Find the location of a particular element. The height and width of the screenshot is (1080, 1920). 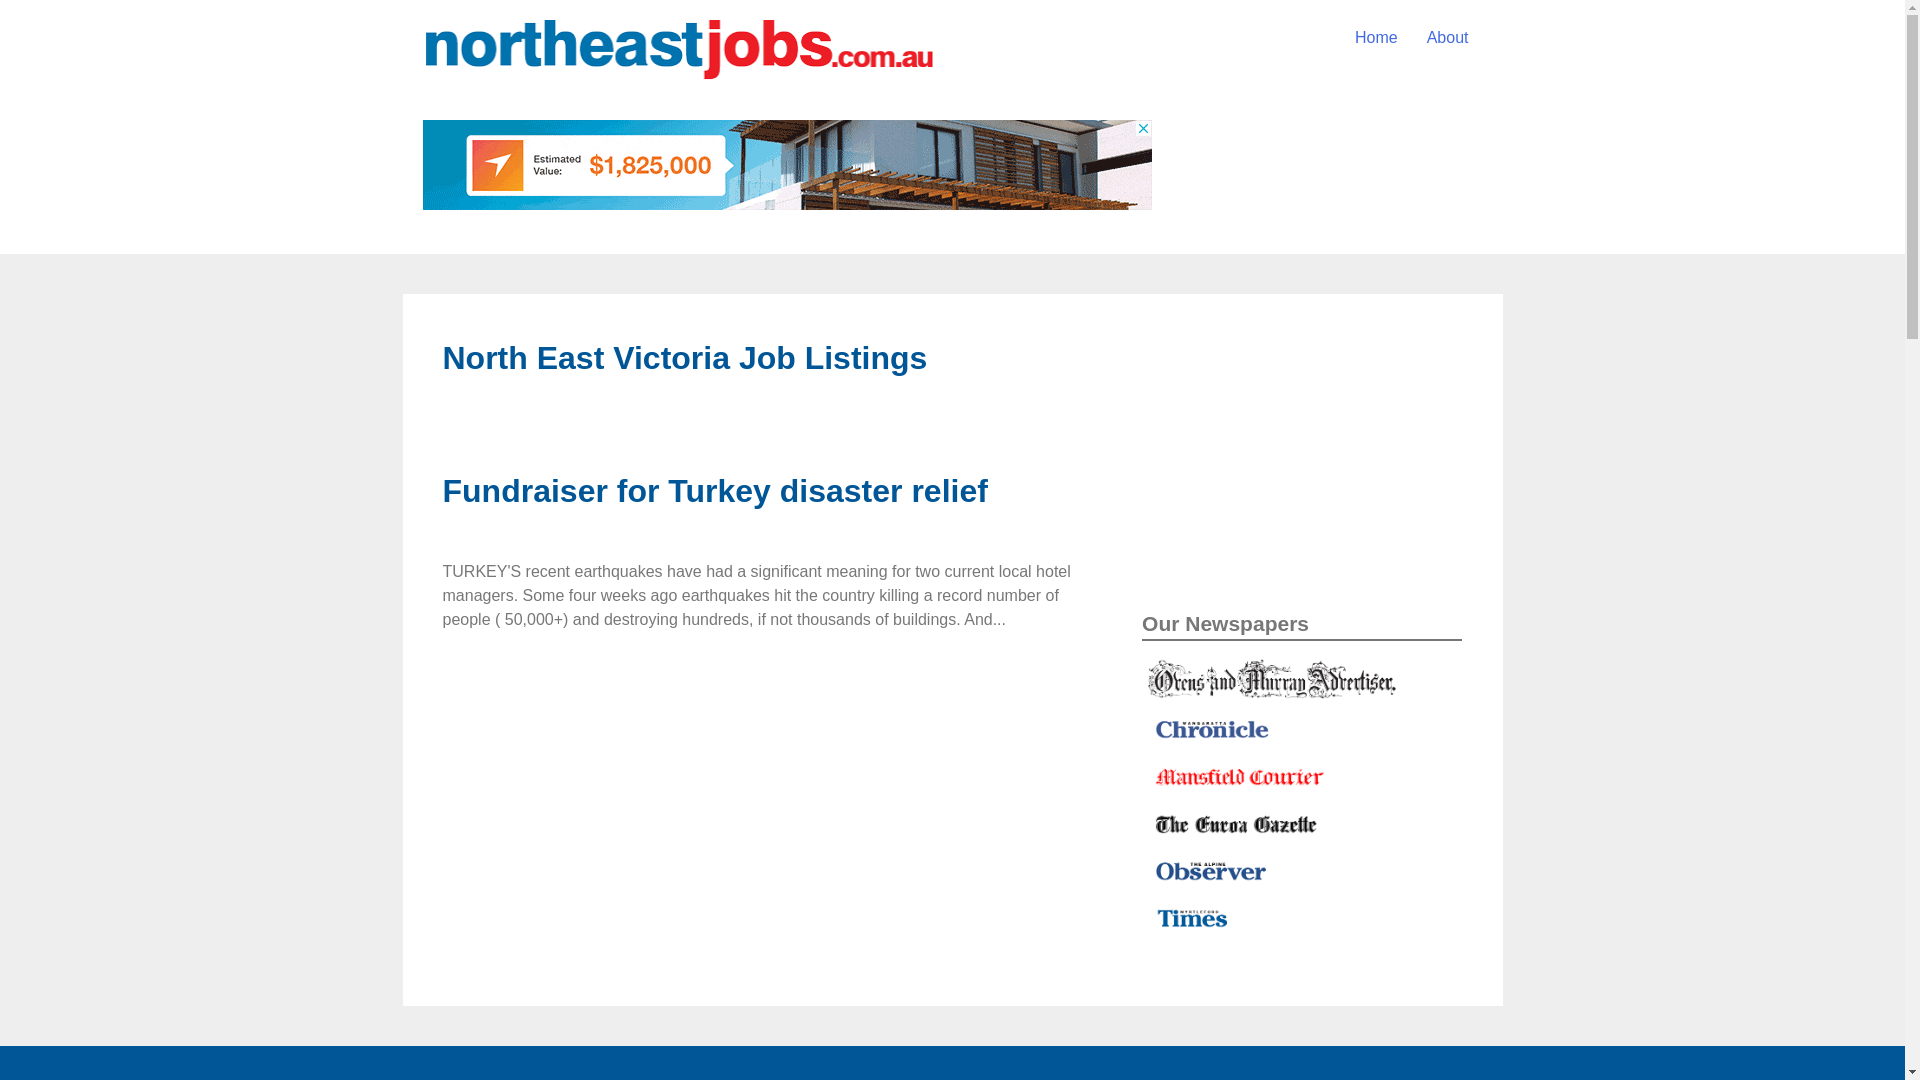

'3rd party ad content' is located at coordinates (785, 164).